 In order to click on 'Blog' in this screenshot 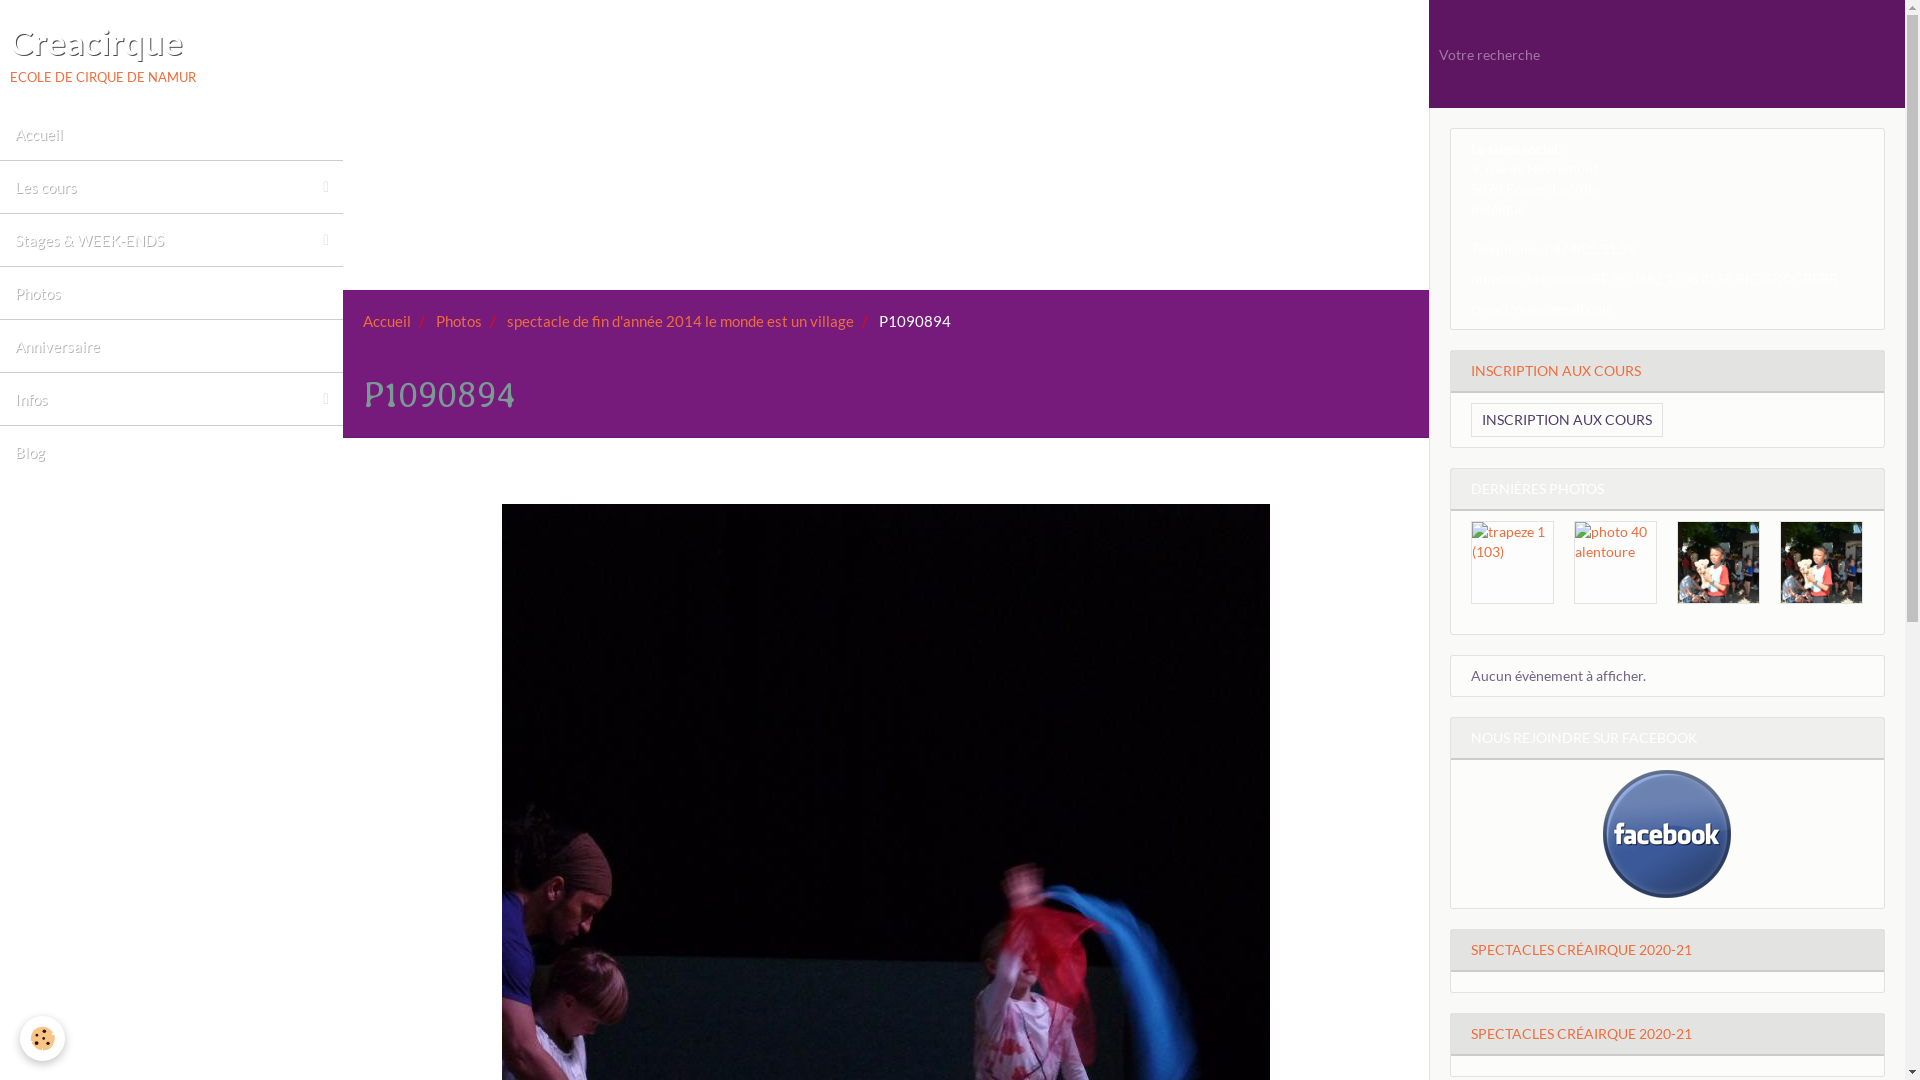, I will do `click(0, 451)`.